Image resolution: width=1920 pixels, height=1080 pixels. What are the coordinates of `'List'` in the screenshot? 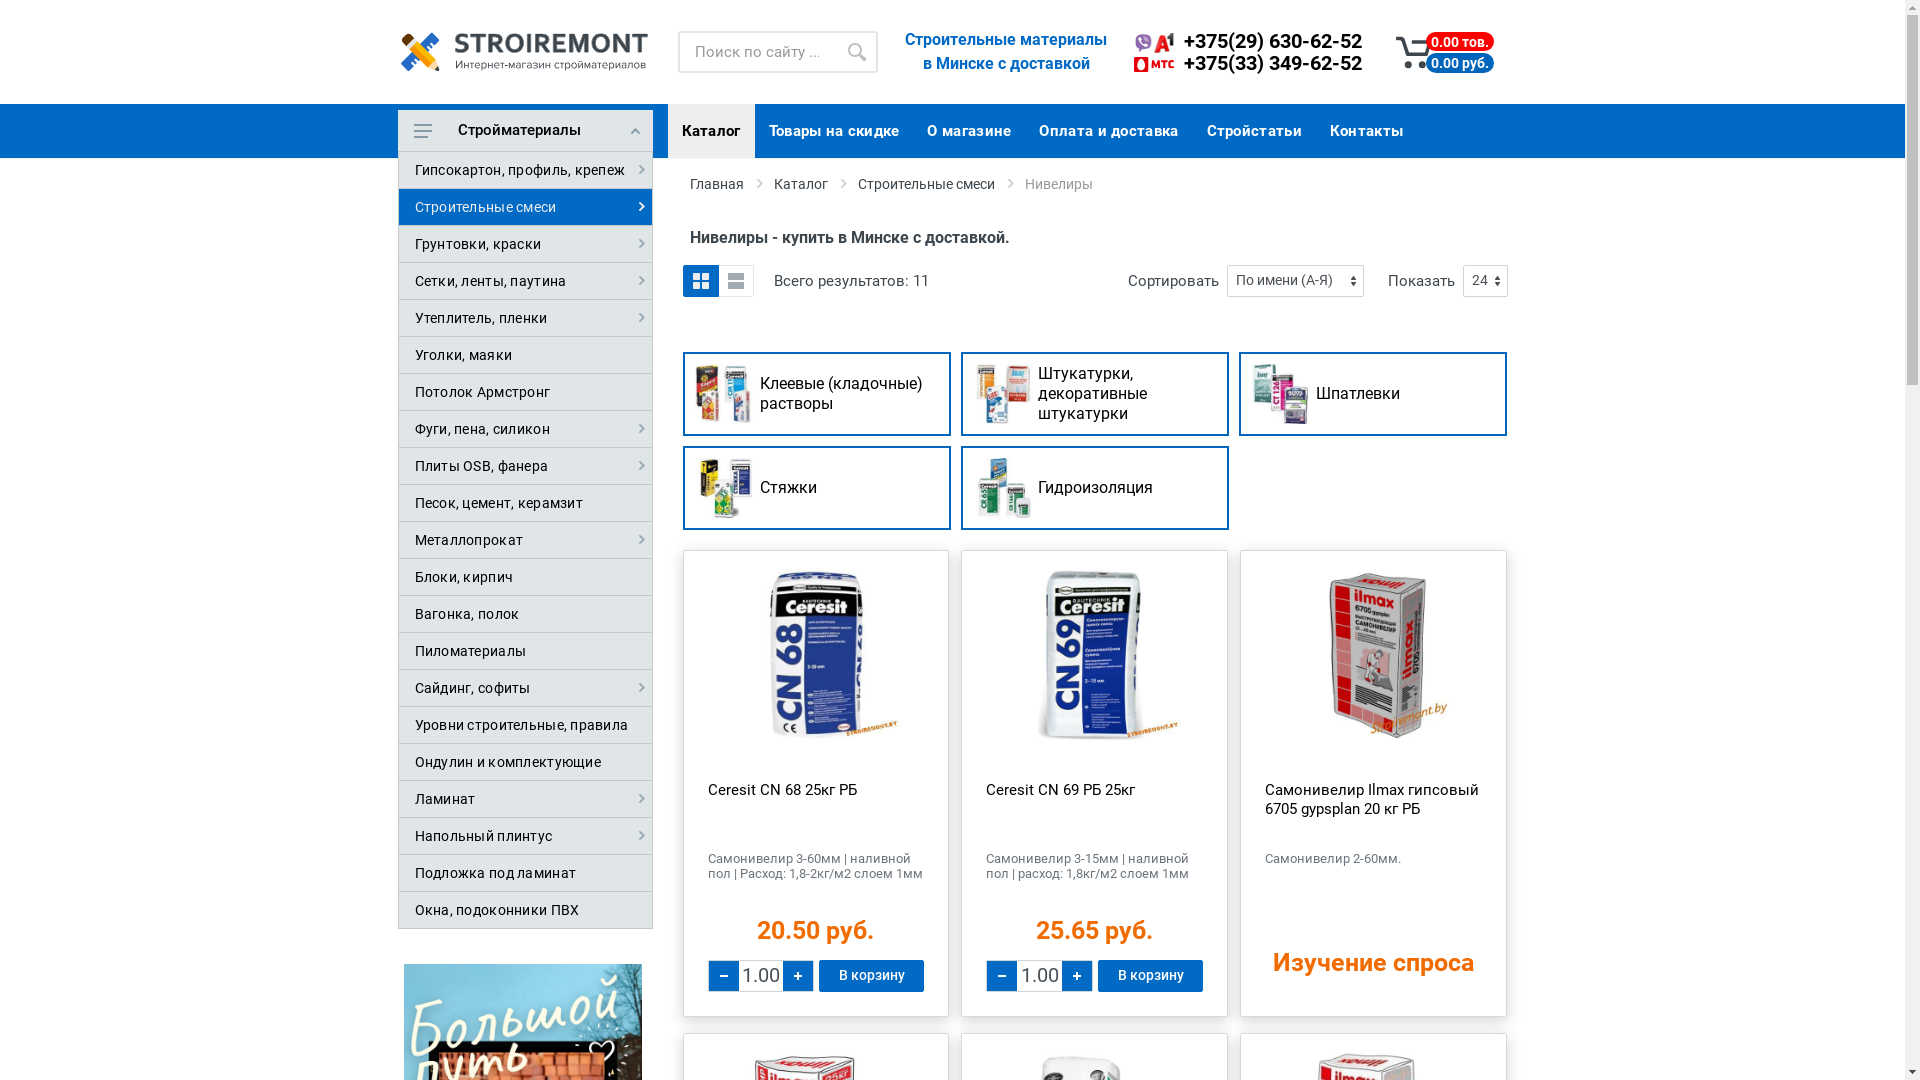 It's located at (734, 281).